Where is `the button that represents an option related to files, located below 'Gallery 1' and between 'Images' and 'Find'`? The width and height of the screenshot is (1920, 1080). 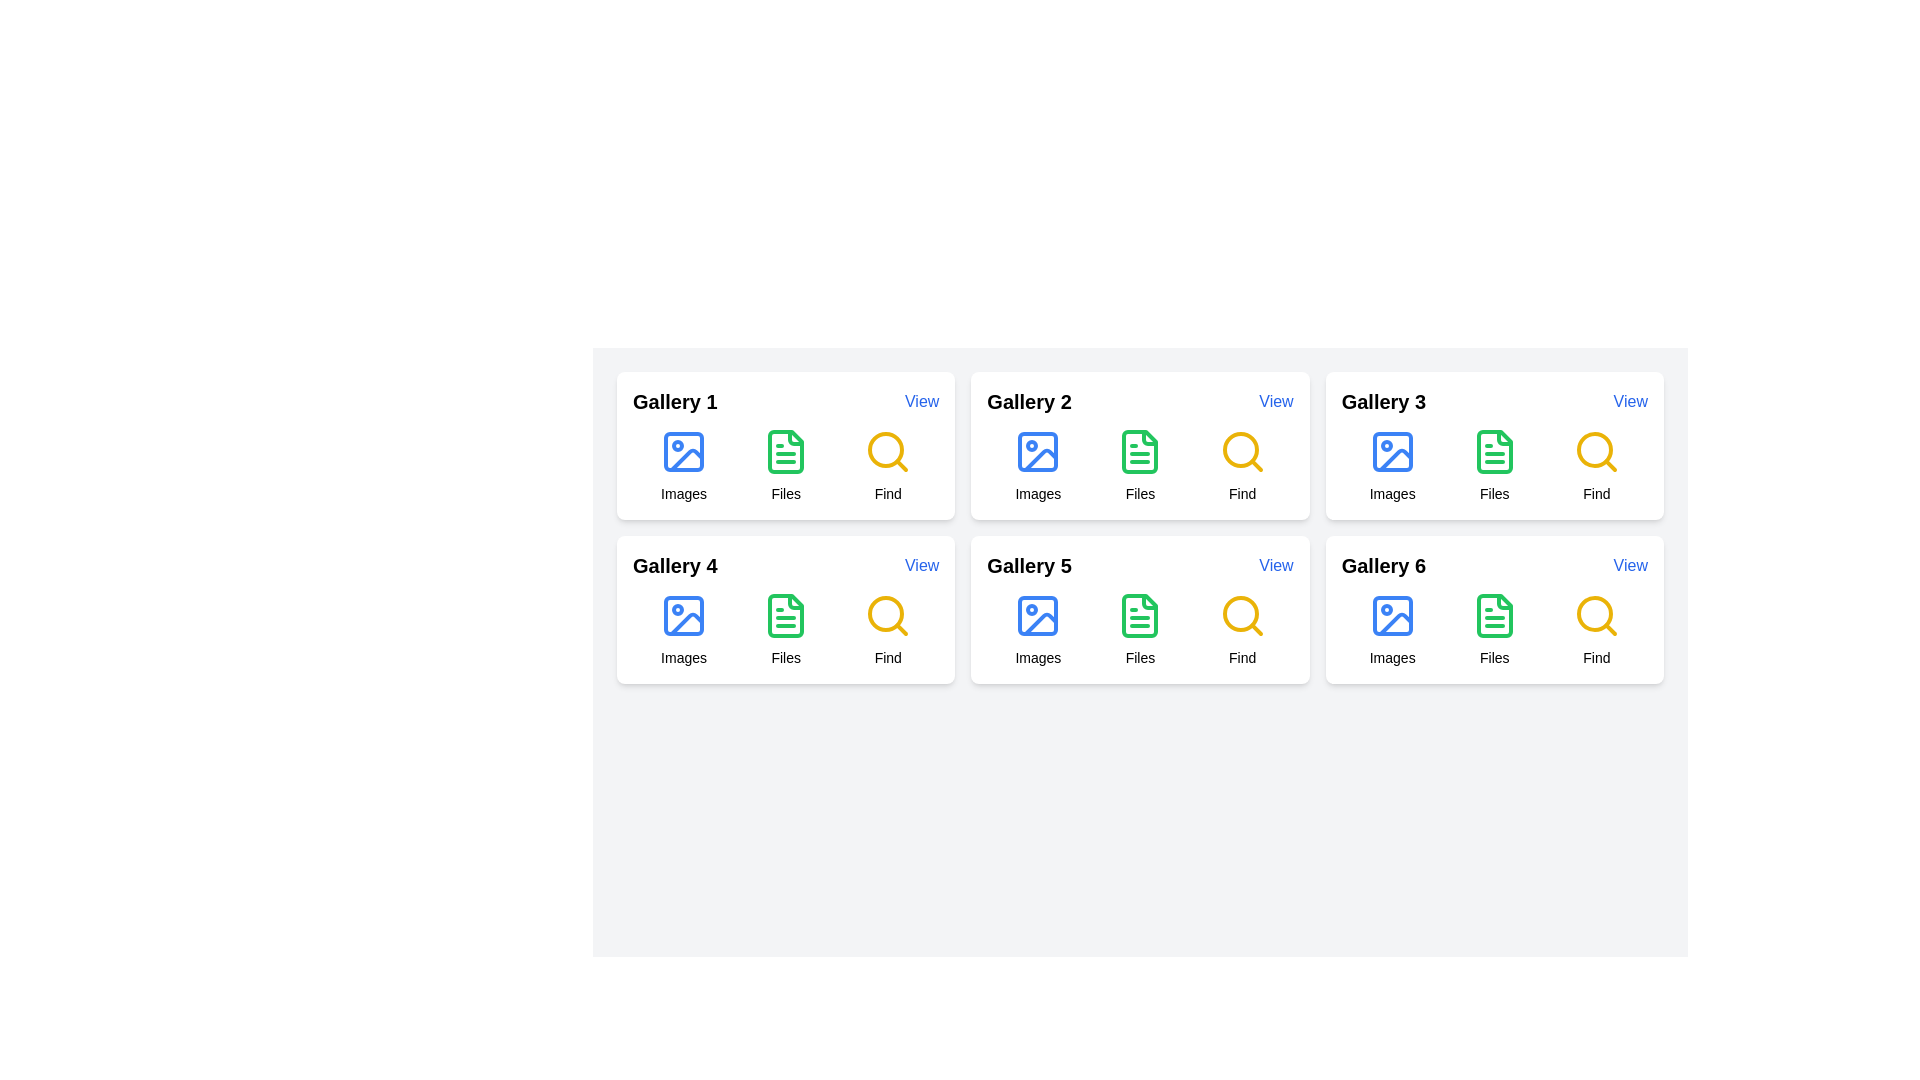
the button that represents an option related to files, located below 'Gallery 1' and between 'Images' and 'Find' is located at coordinates (785, 466).